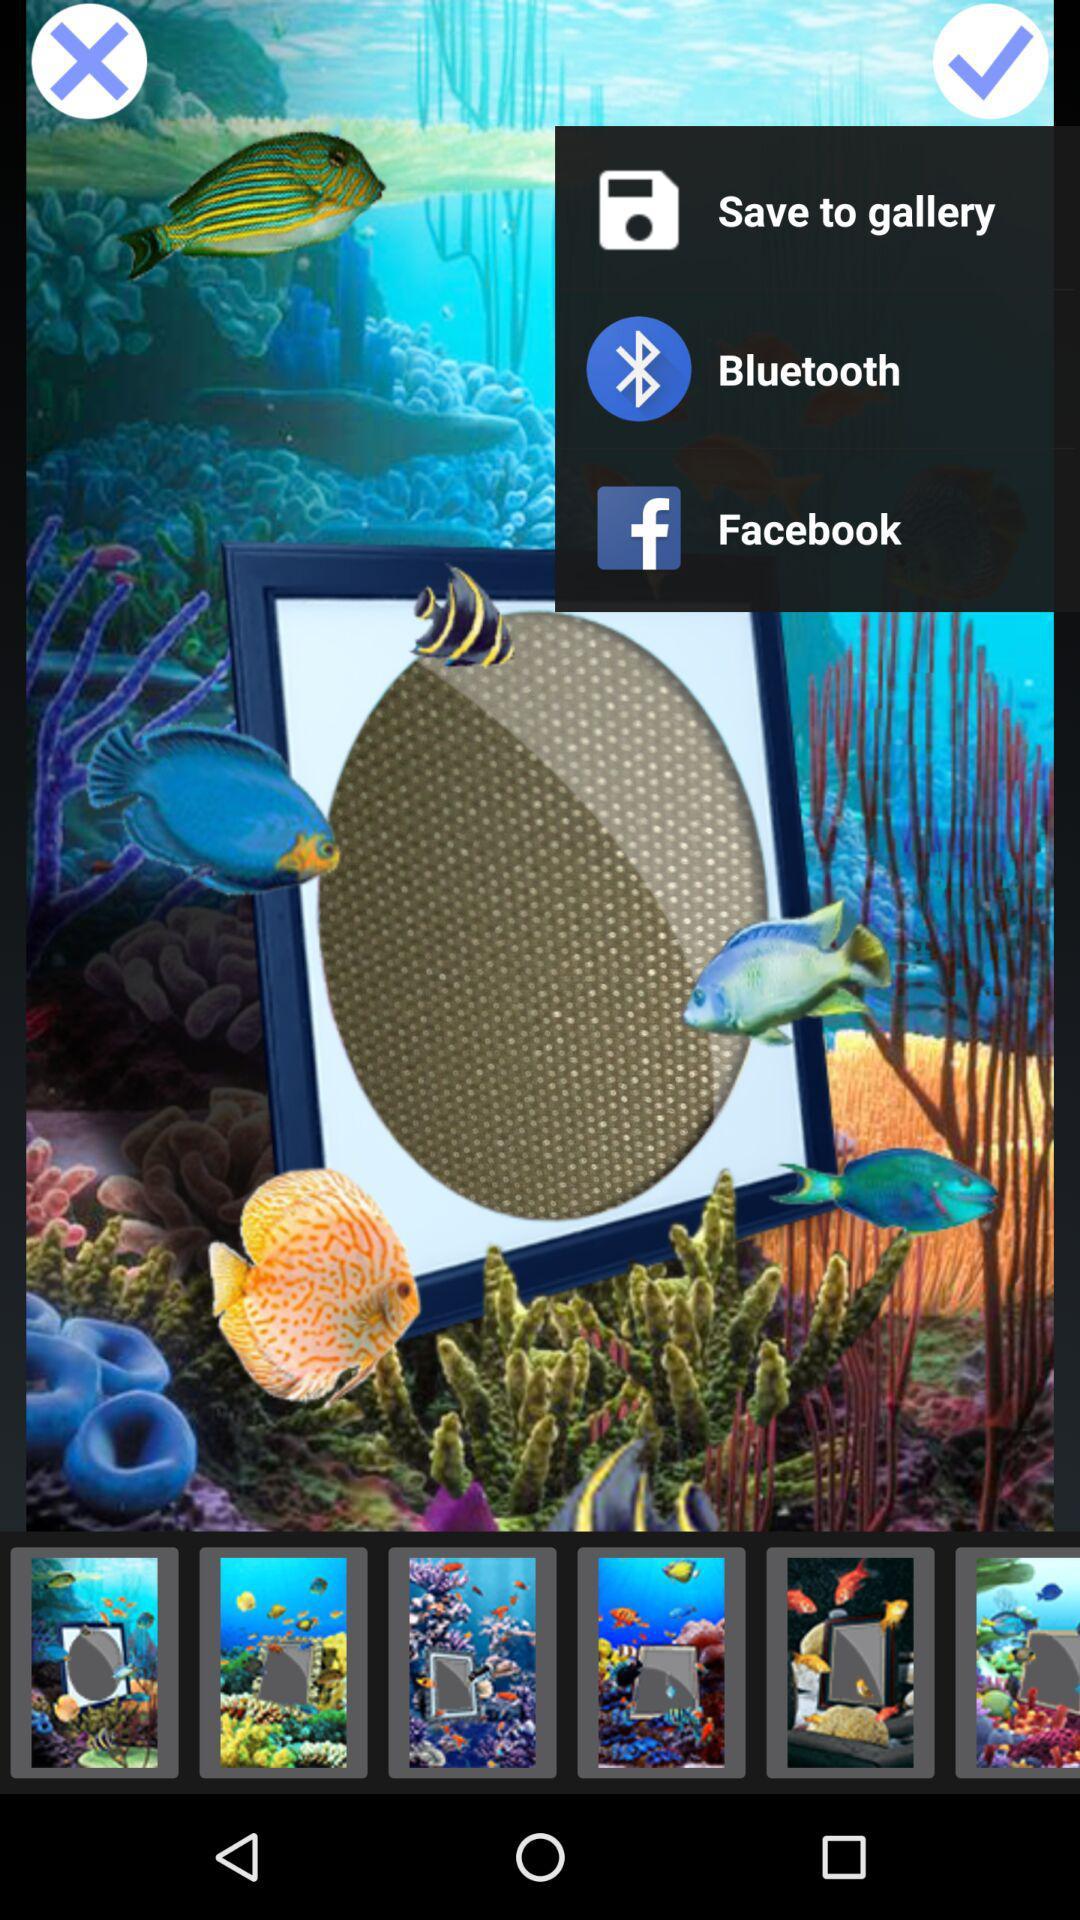 The height and width of the screenshot is (1920, 1080). What do you see at coordinates (283, 1662) in the screenshot?
I see `image` at bounding box center [283, 1662].